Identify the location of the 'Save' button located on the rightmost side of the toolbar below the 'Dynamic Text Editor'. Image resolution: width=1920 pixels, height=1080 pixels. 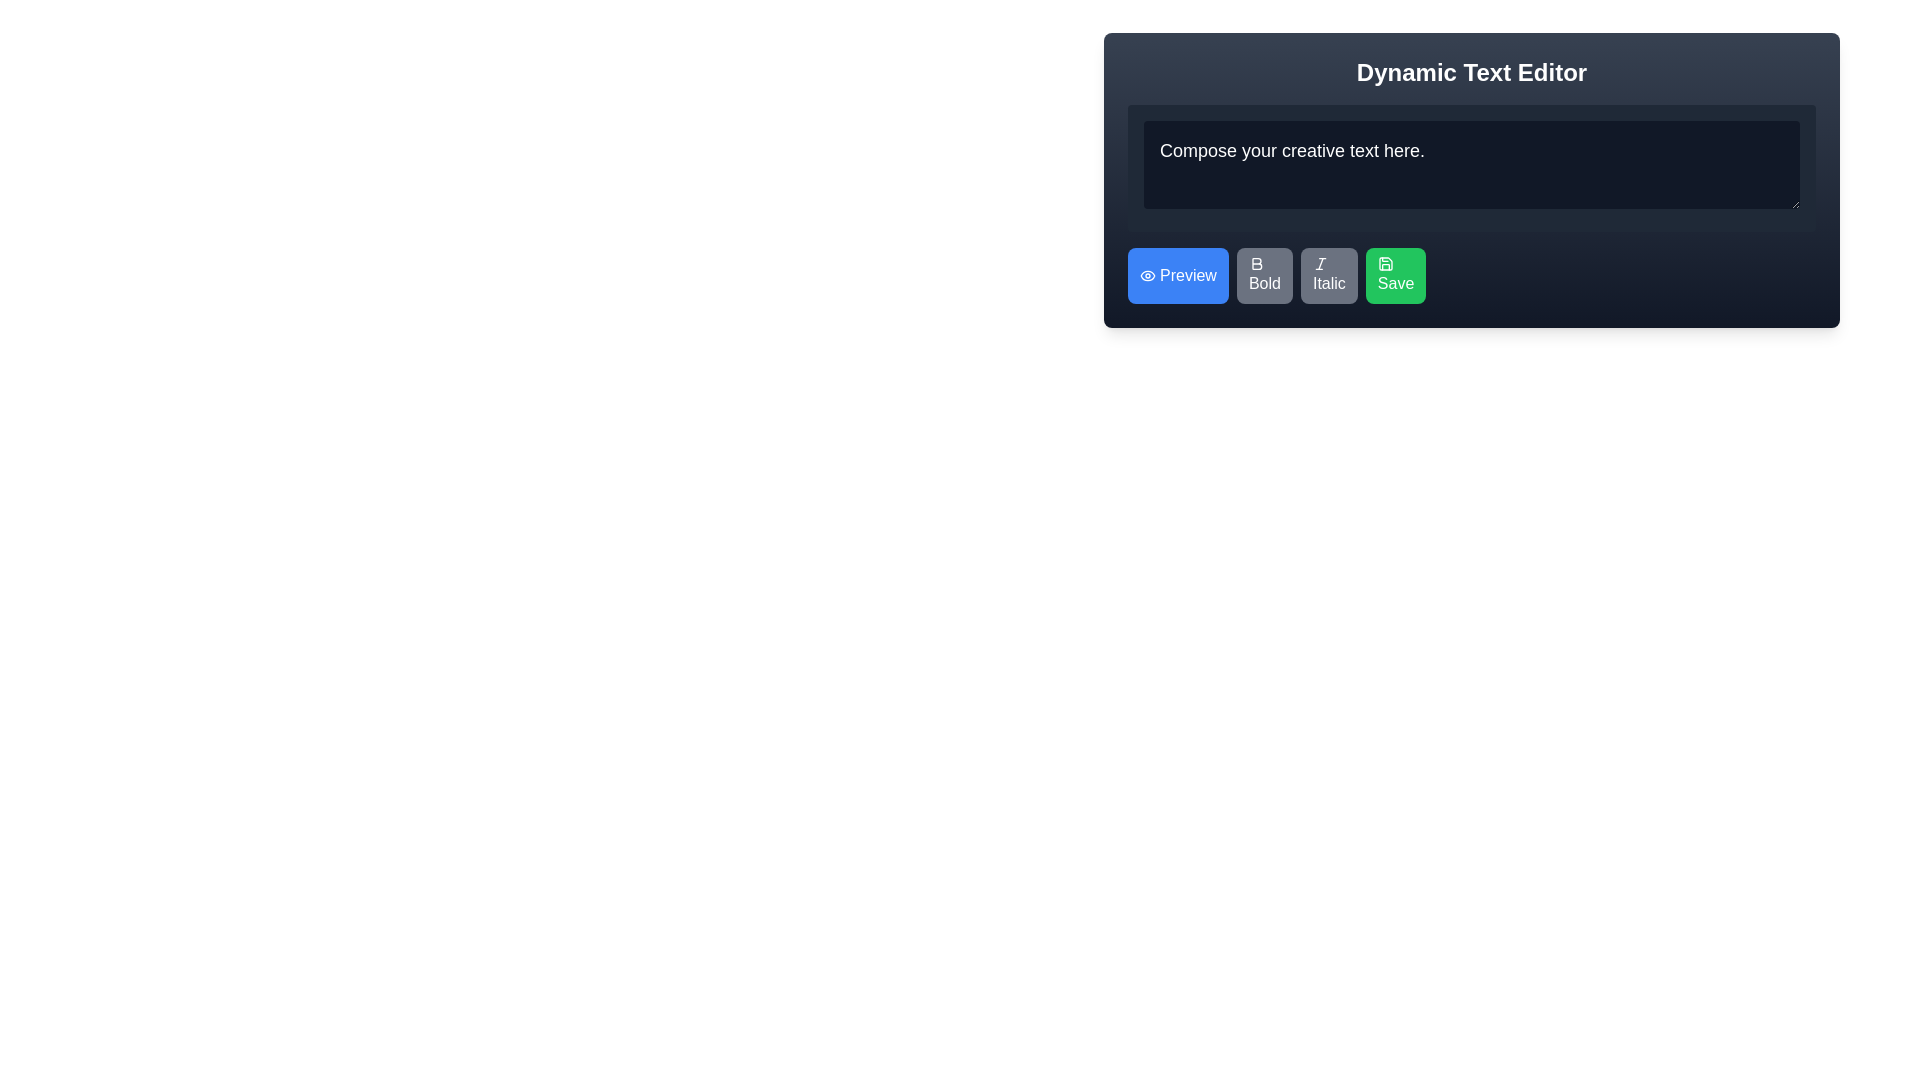
(1395, 276).